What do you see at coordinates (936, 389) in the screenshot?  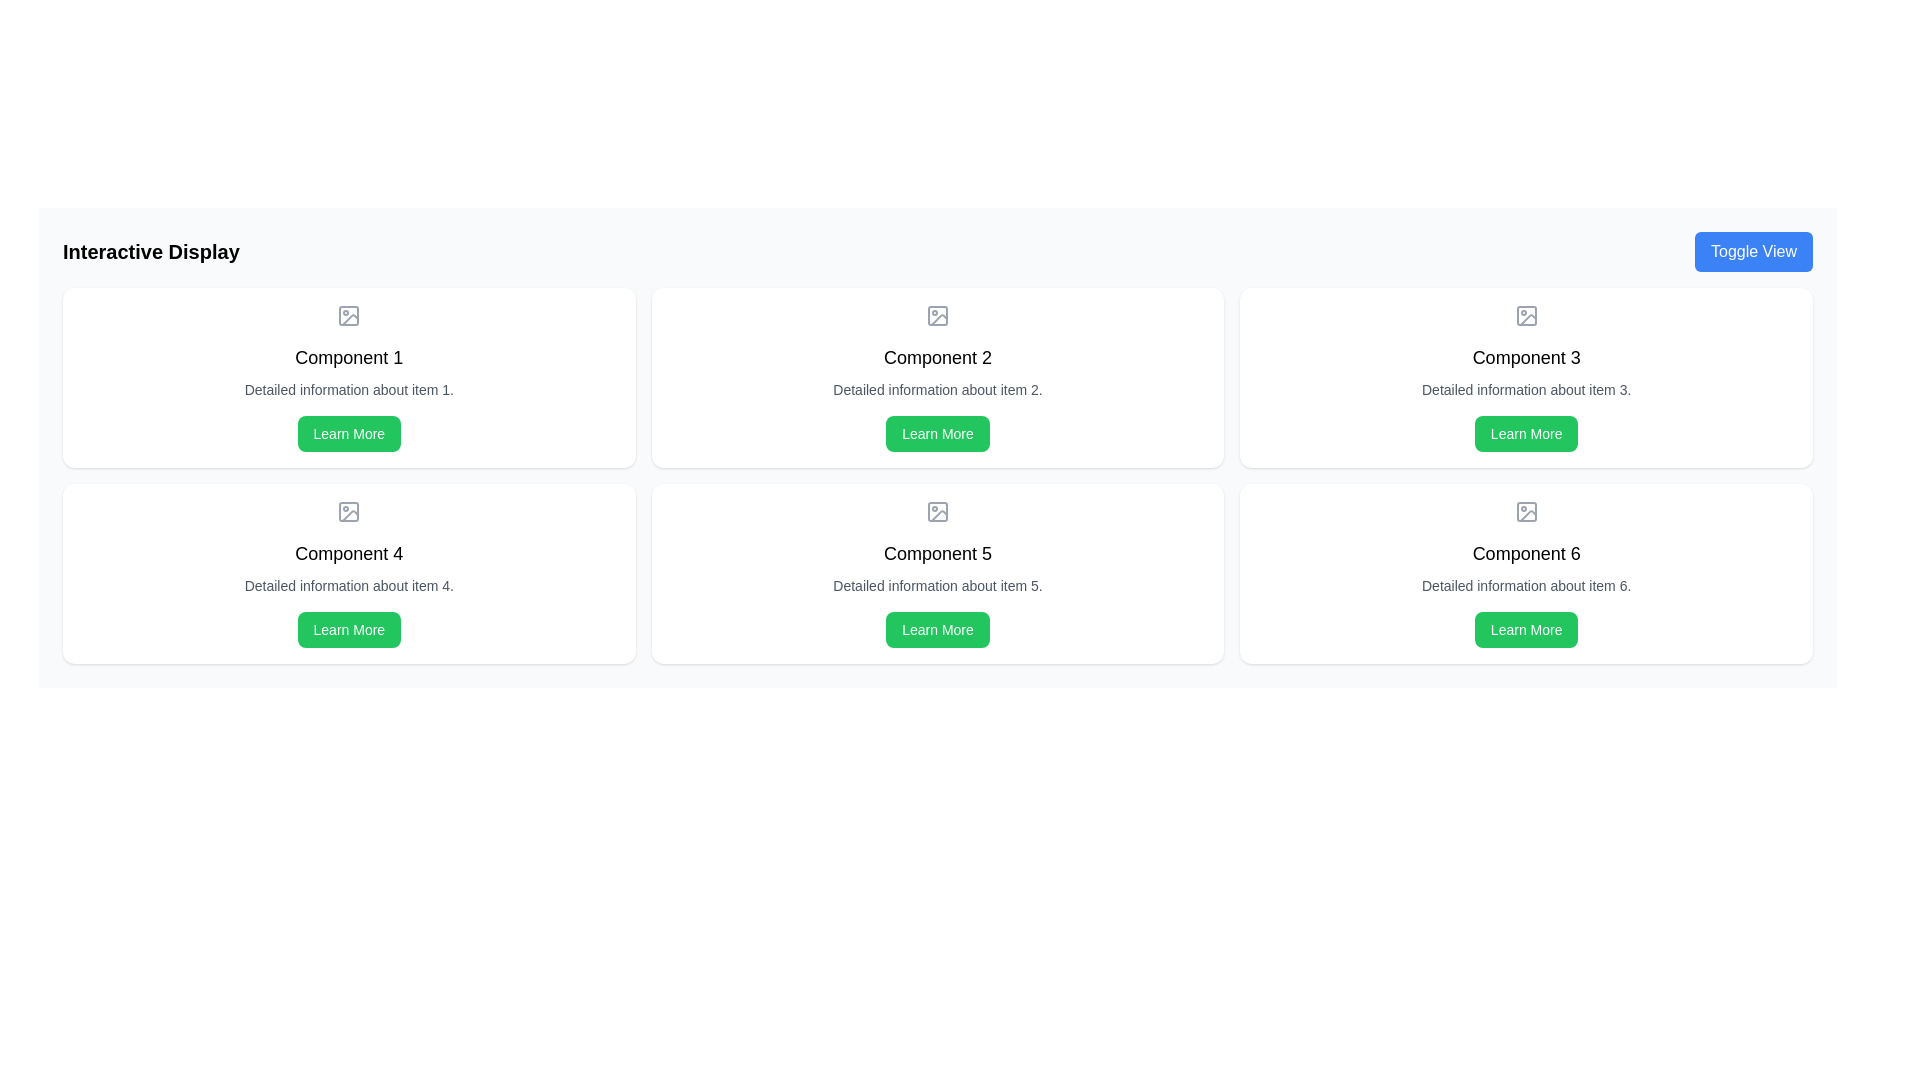 I see `the static text content that provides detailed descriptive information about 'Component 2', which is the second element under the heading 'Component 2'` at bounding box center [936, 389].